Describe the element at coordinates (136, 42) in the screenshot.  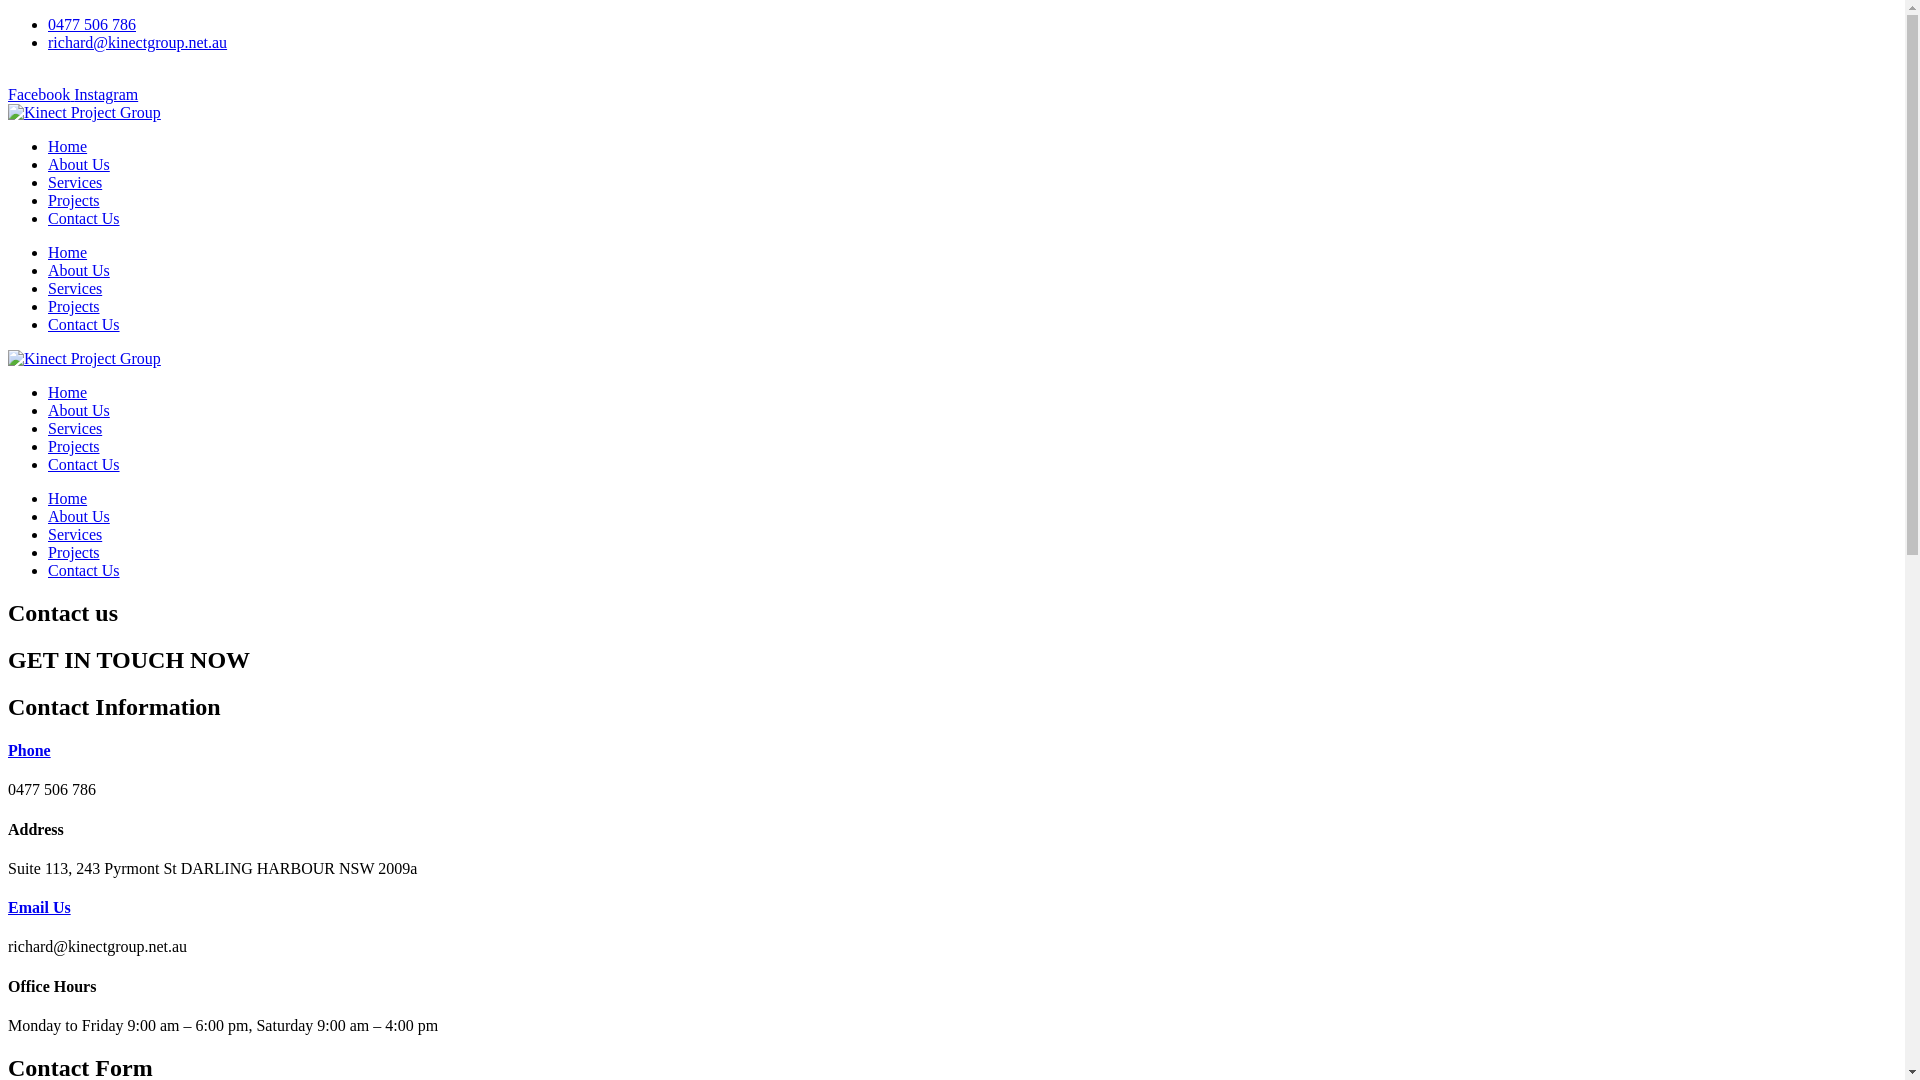
I see `'richard@kinectgroup.net.au'` at that location.